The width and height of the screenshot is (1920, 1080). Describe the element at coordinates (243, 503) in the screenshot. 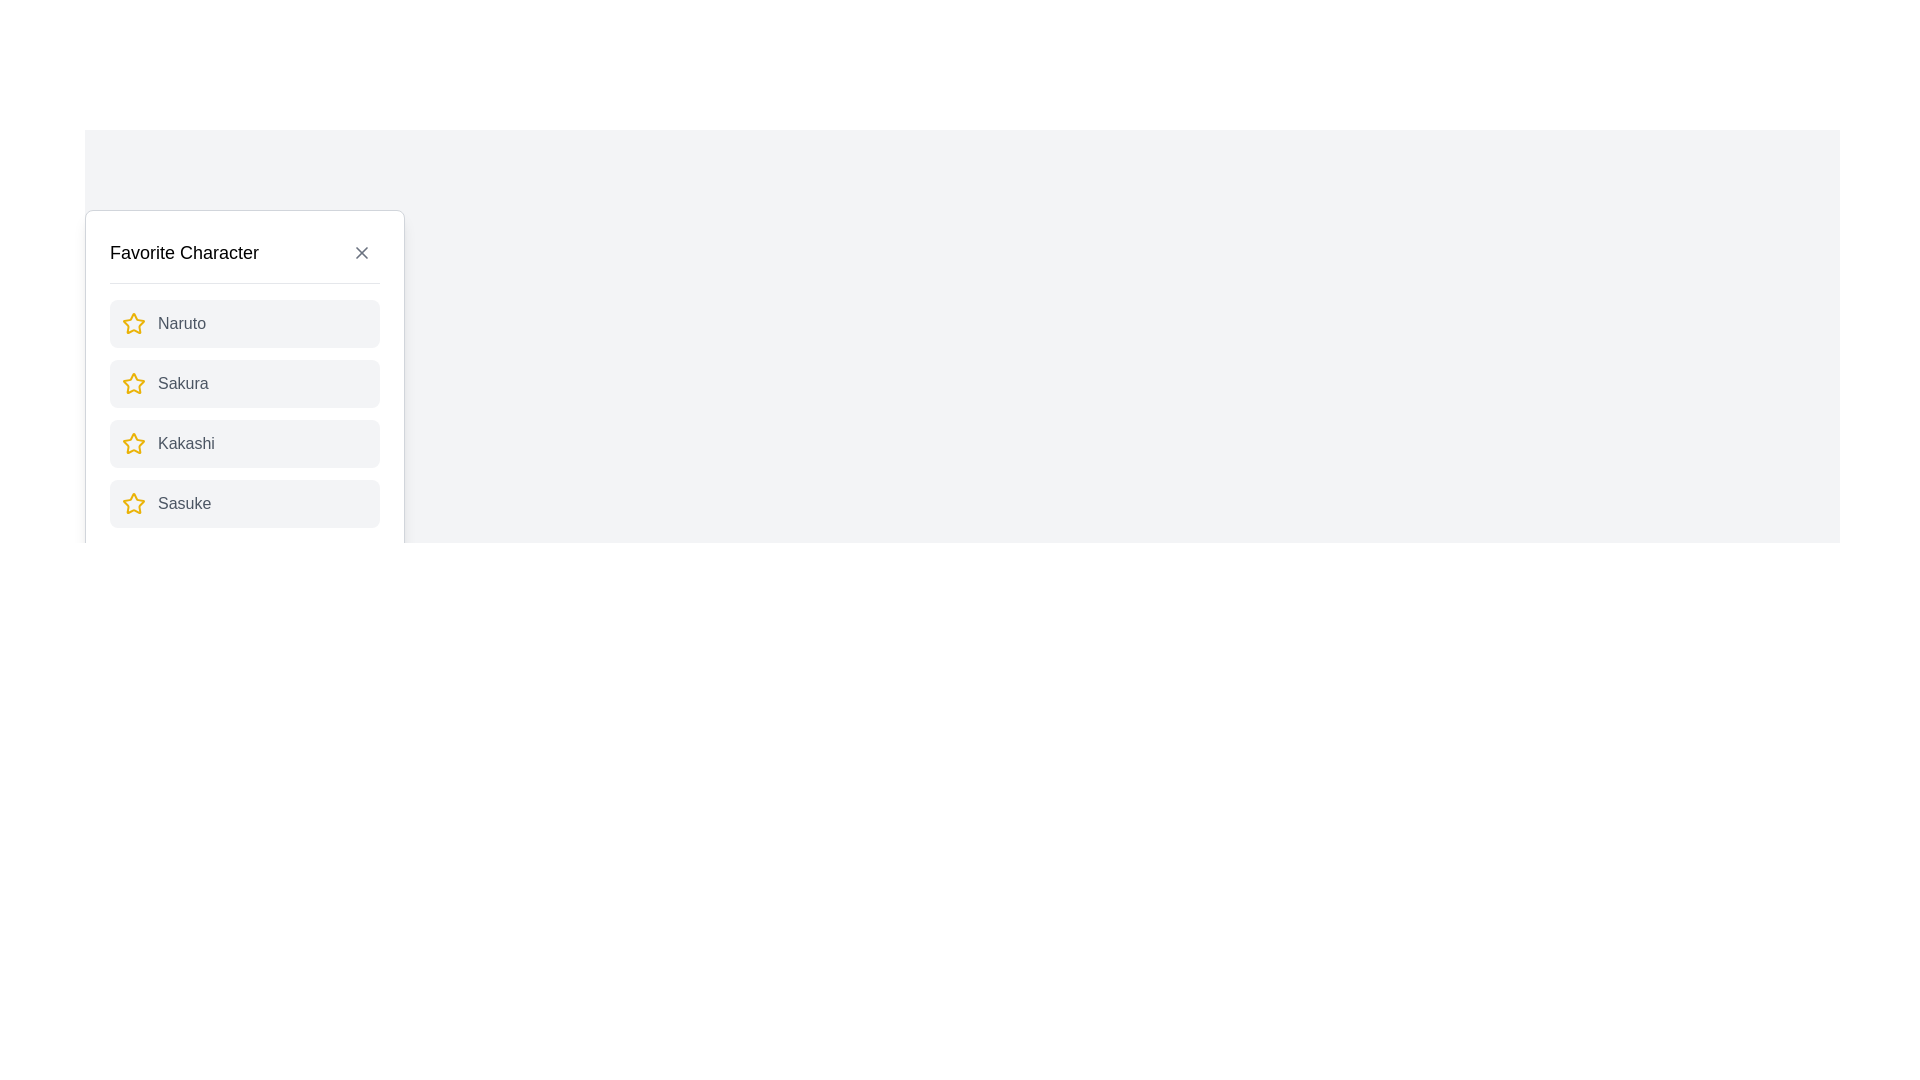

I see `the fourth button labeled 'Sasuke' in the vertically stacked list of selectable characters` at that location.